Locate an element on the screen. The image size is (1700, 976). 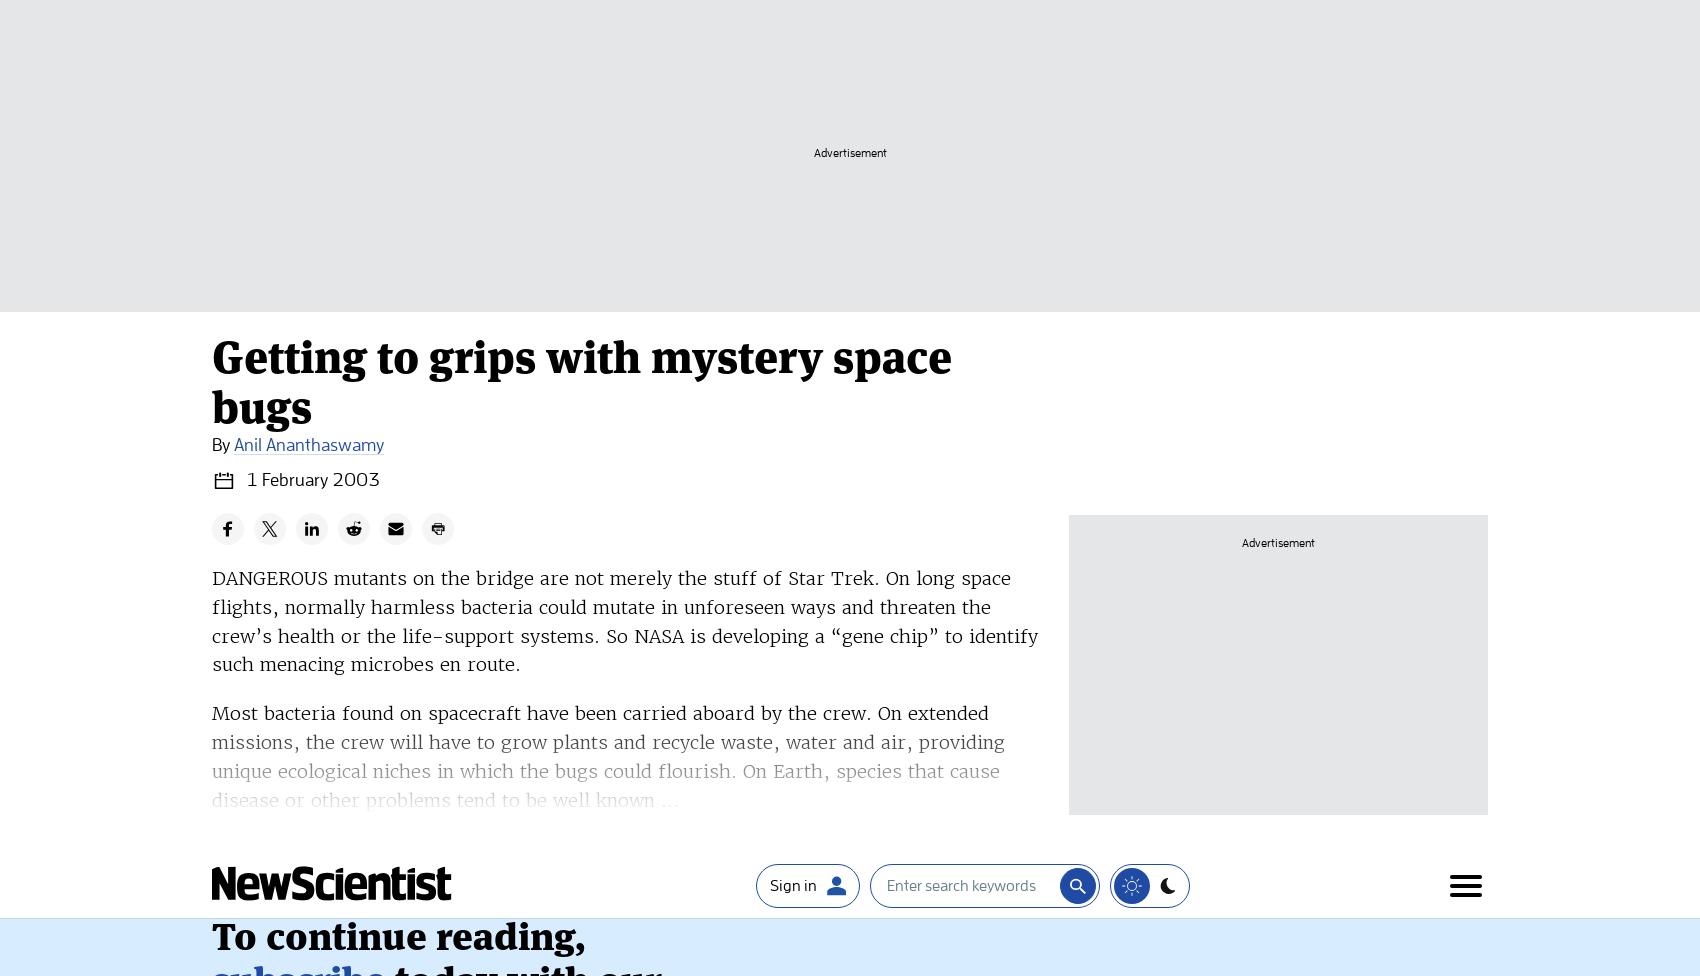
'or' is located at coordinates (482, 499).